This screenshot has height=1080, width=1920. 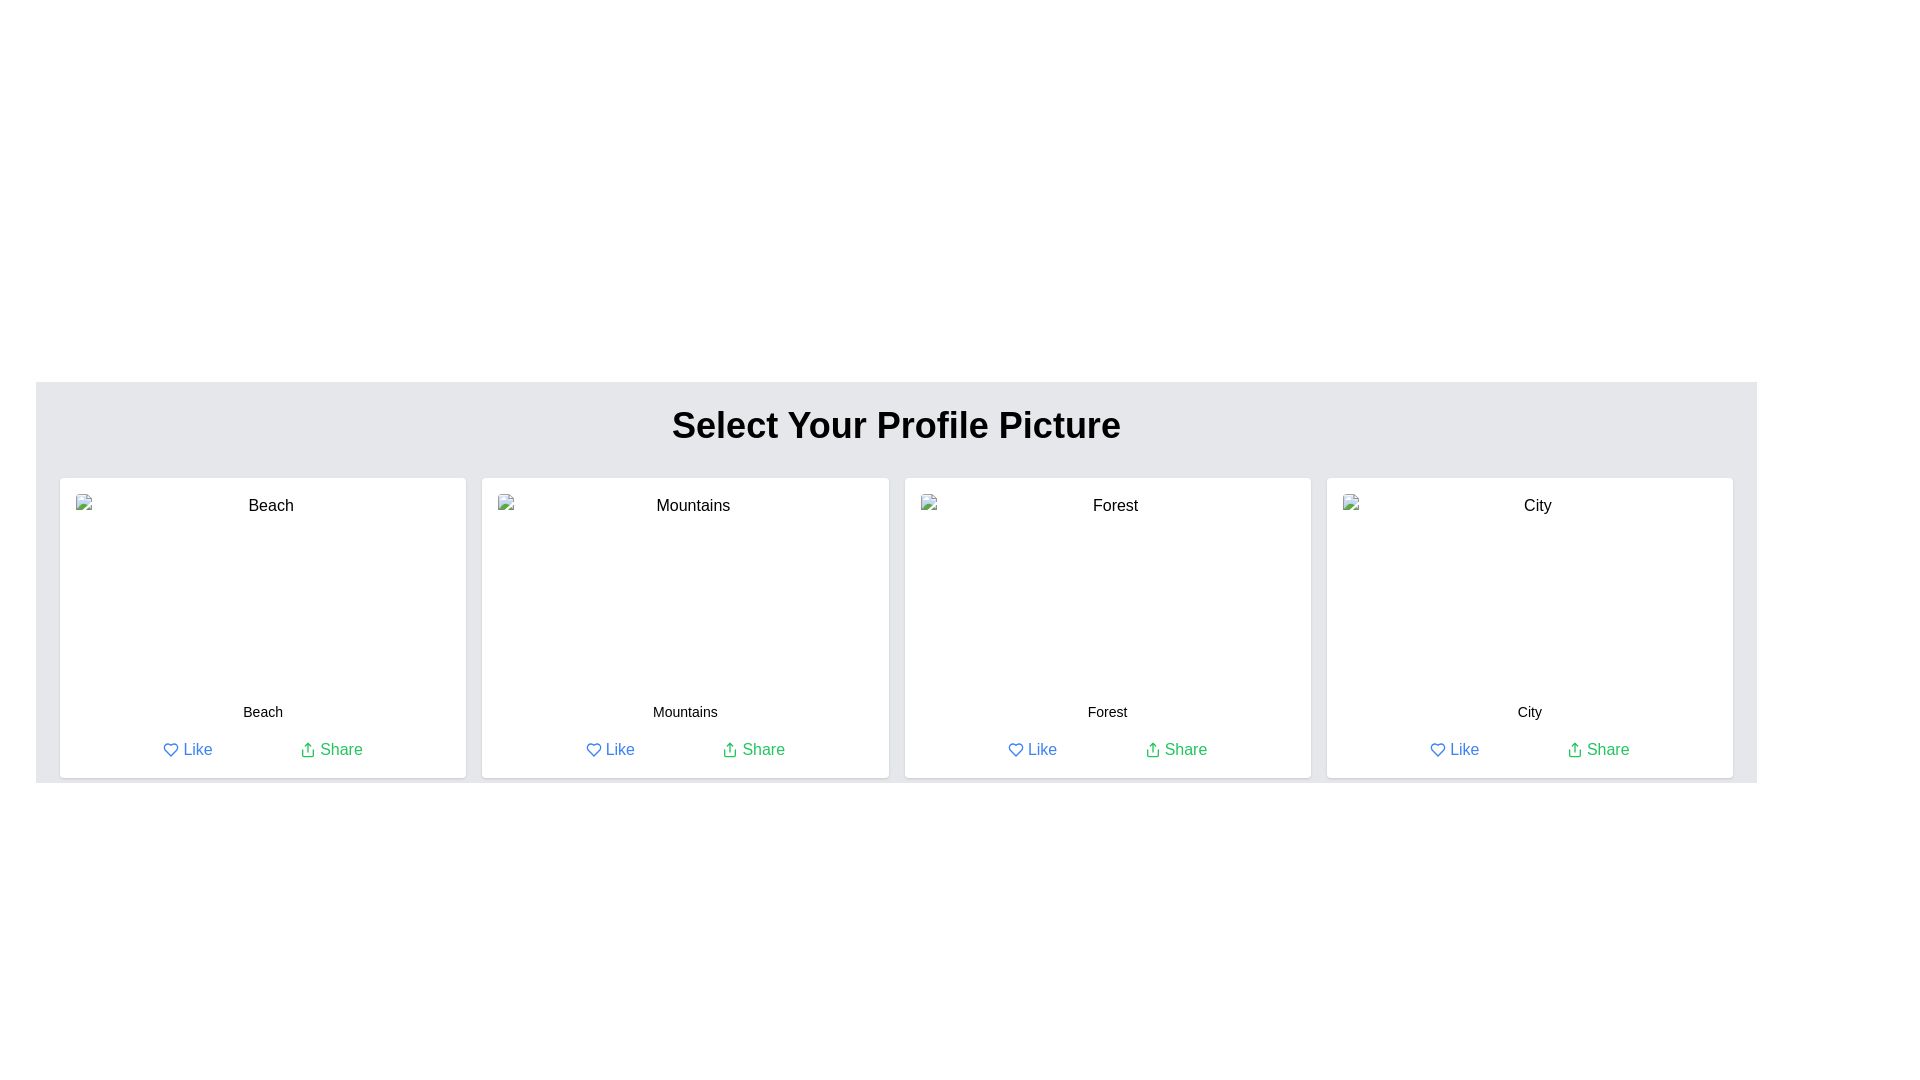 I want to click on the blue 'Like' button with a heart icon located directly under the 'City' title and image, so click(x=1454, y=749).